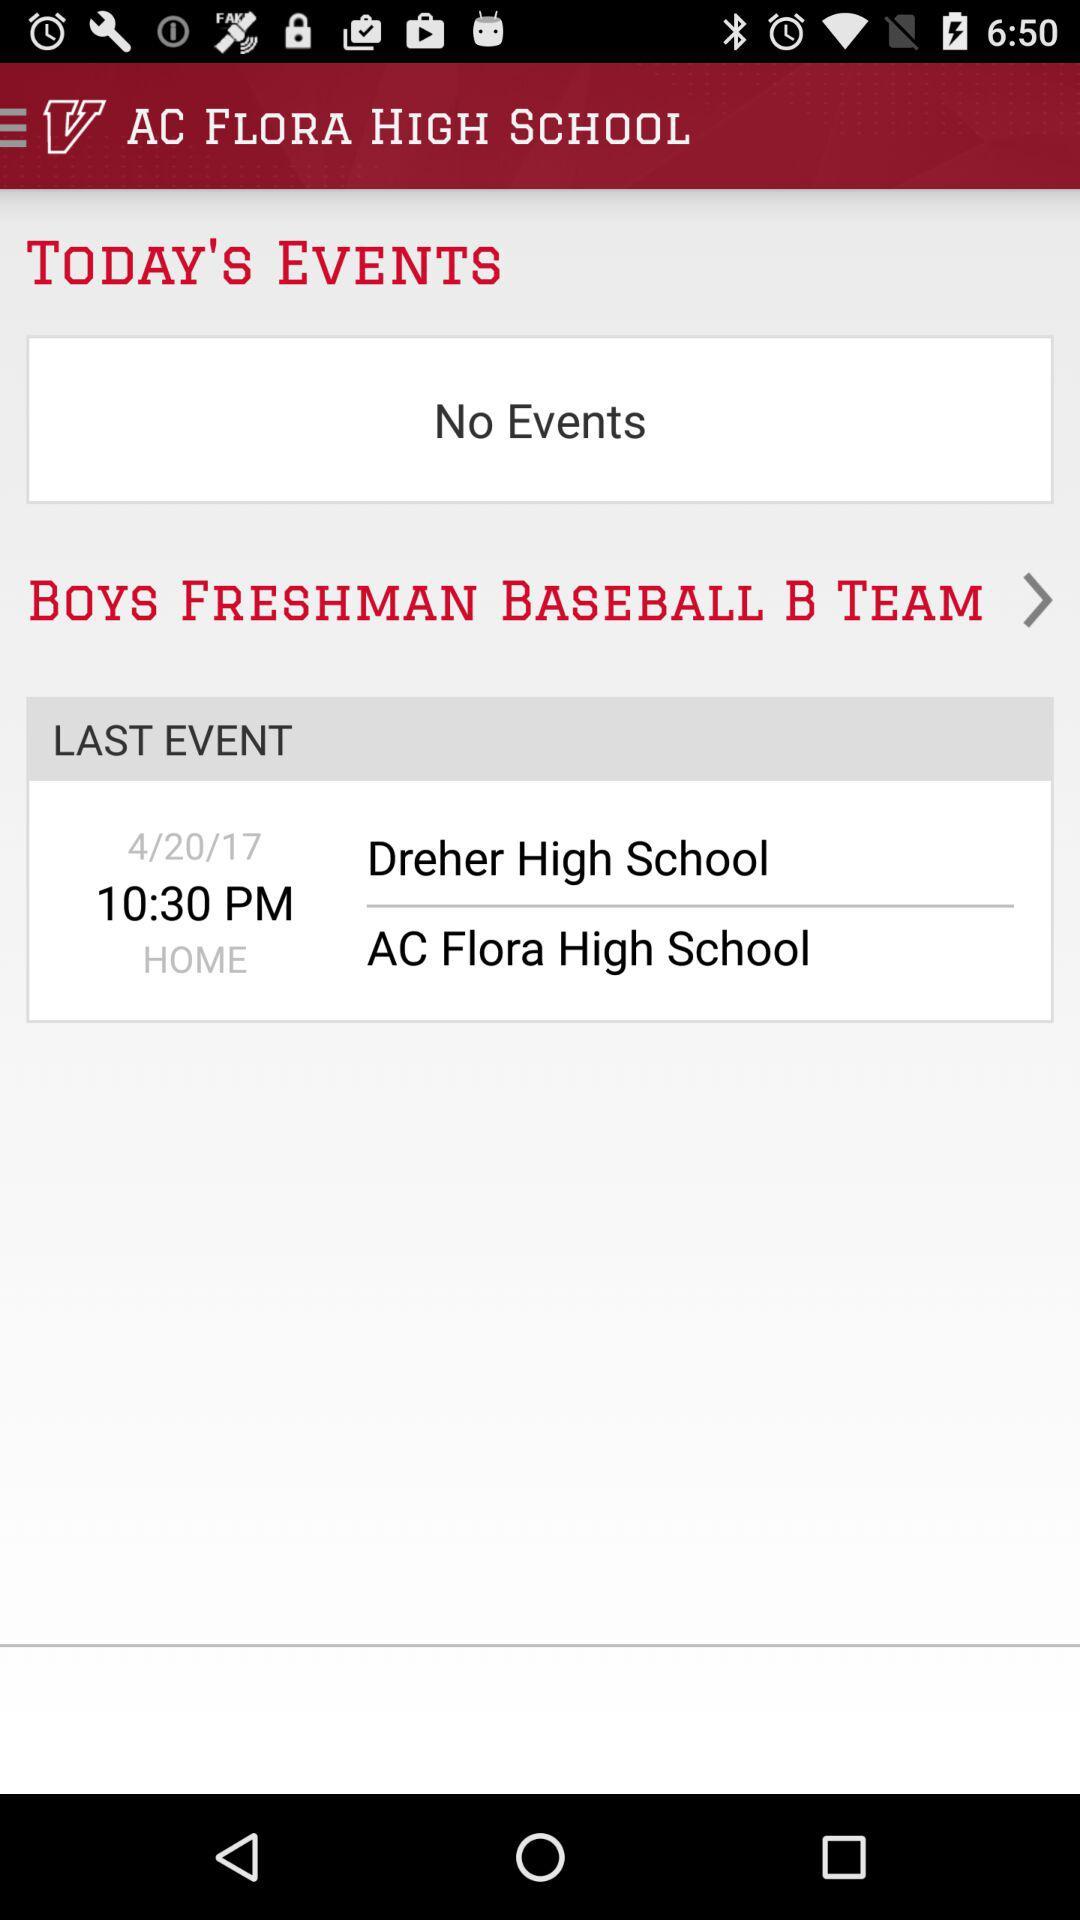 This screenshot has width=1080, height=1920. I want to click on the no events item, so click(540, 418).